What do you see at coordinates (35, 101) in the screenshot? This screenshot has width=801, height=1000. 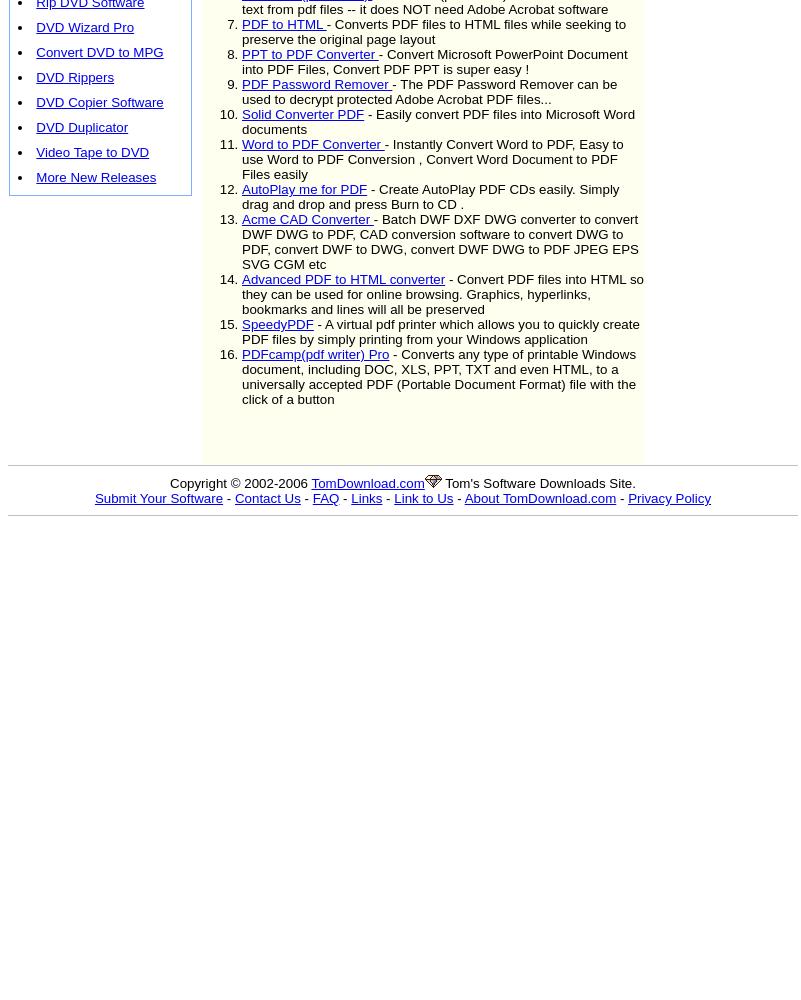 I see `'DVD Copier Software'` at bounding box center [35, 101].